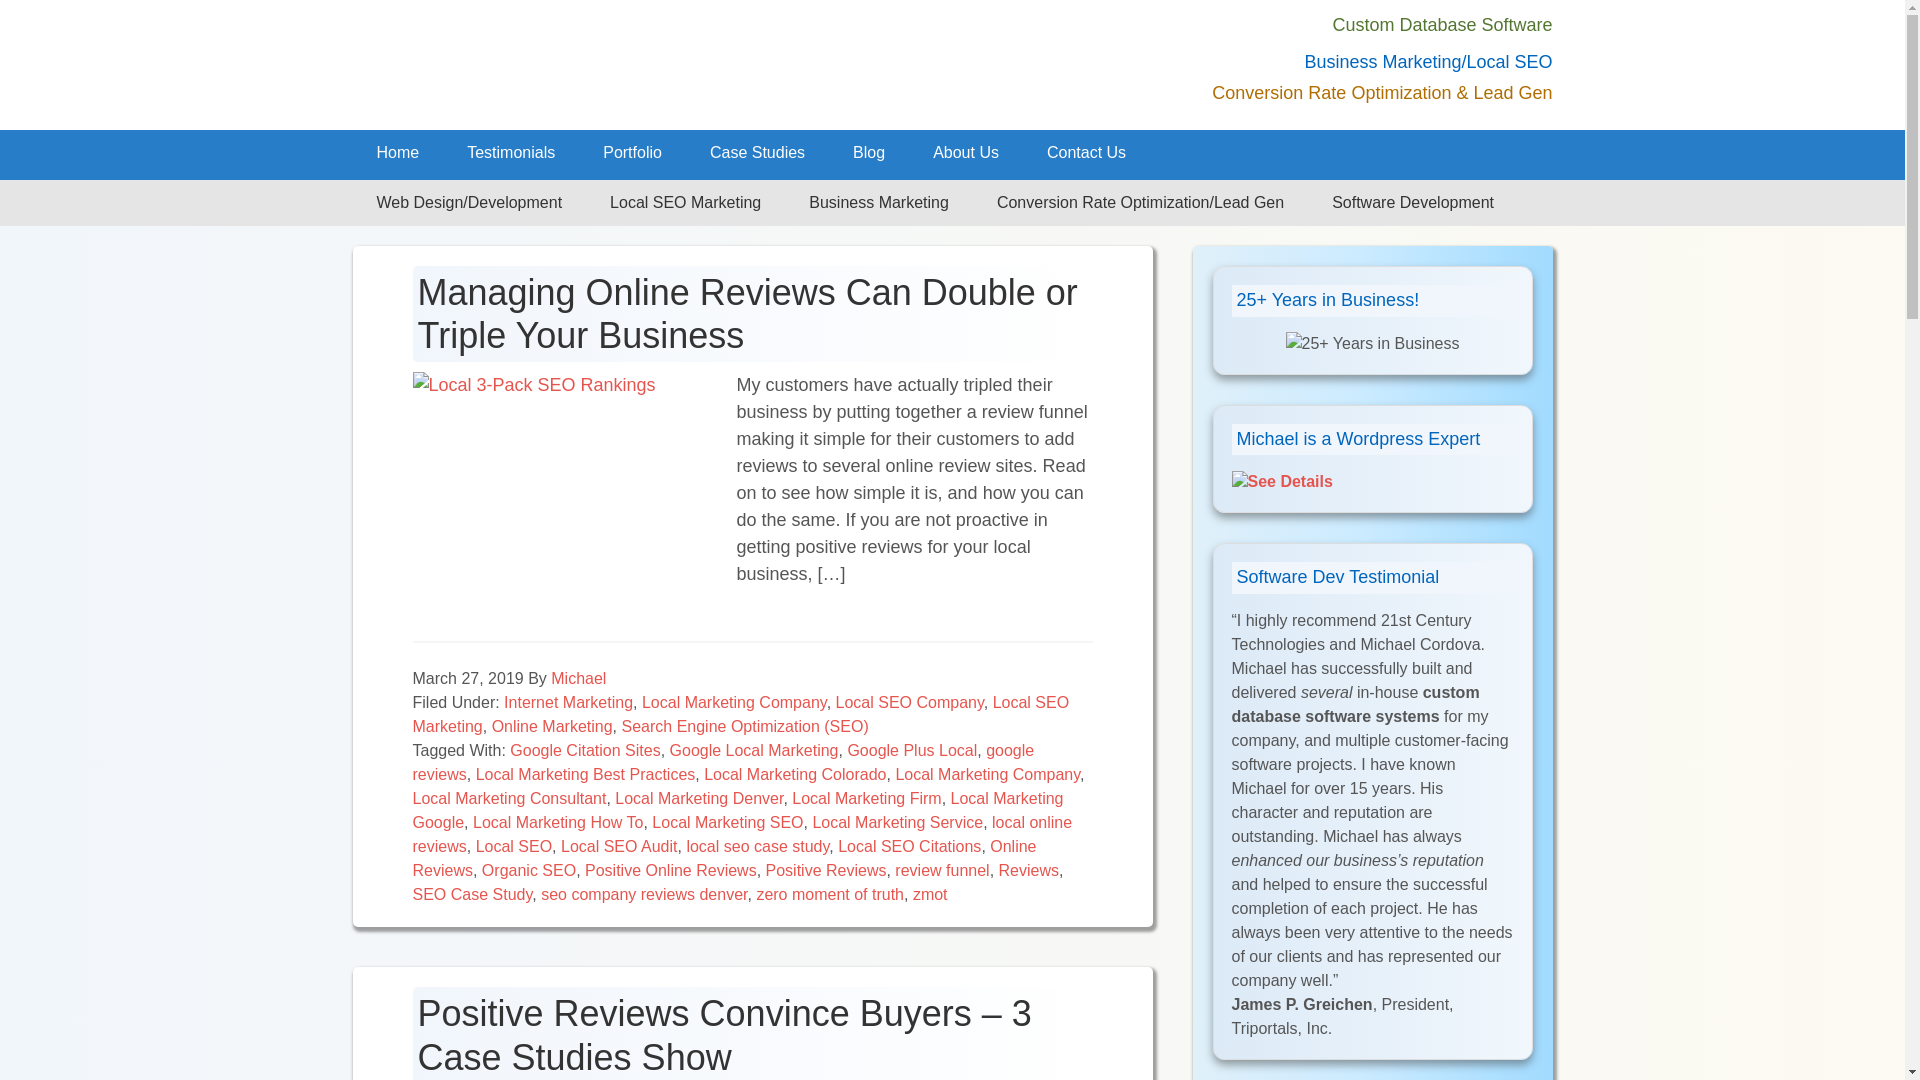 Image resolution: width=1920 pixels, height=1080 pixels. I want to click on 'Local Marketing Firm', so click(791, 797).